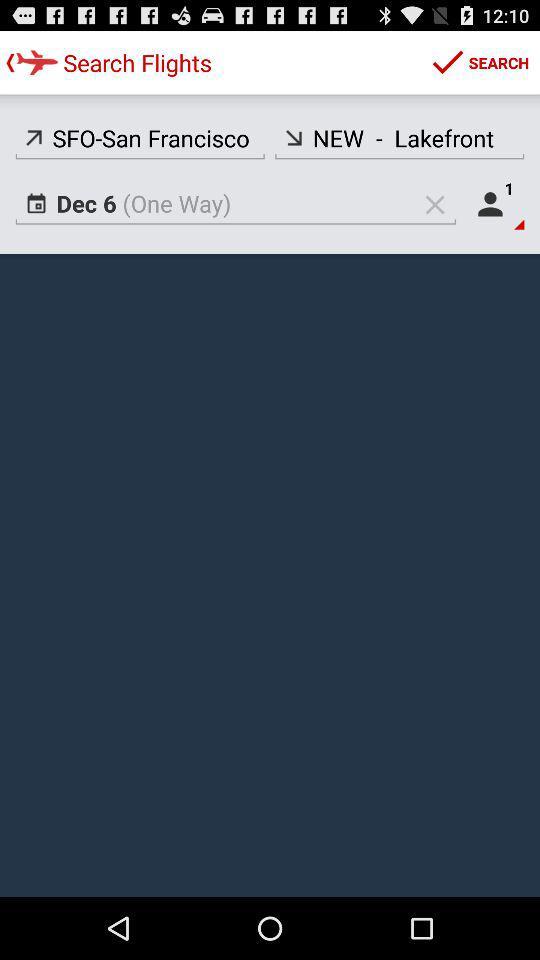 The image size is (540, 960). I want to click on the close icon, so click(434, 218).